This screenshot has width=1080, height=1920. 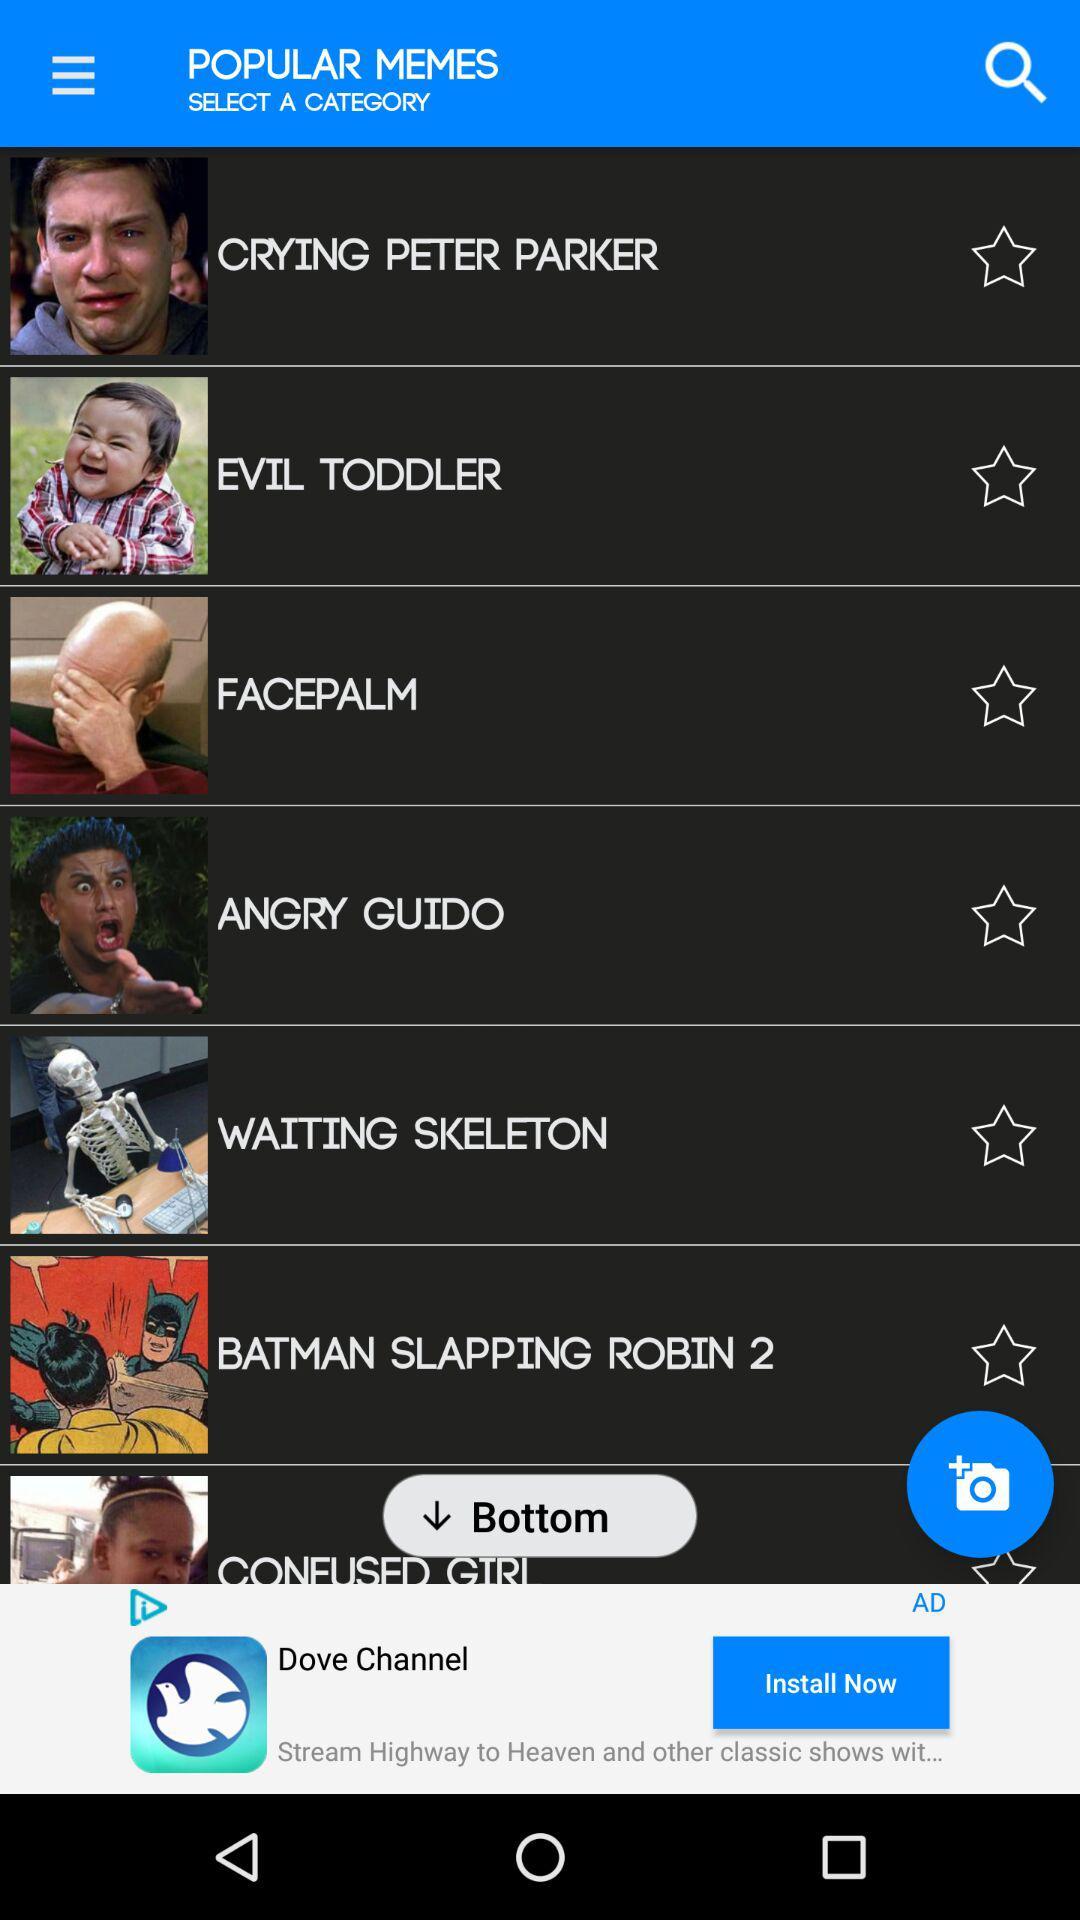 I want to click on click for favorite, so click(x=1003, y=1354).